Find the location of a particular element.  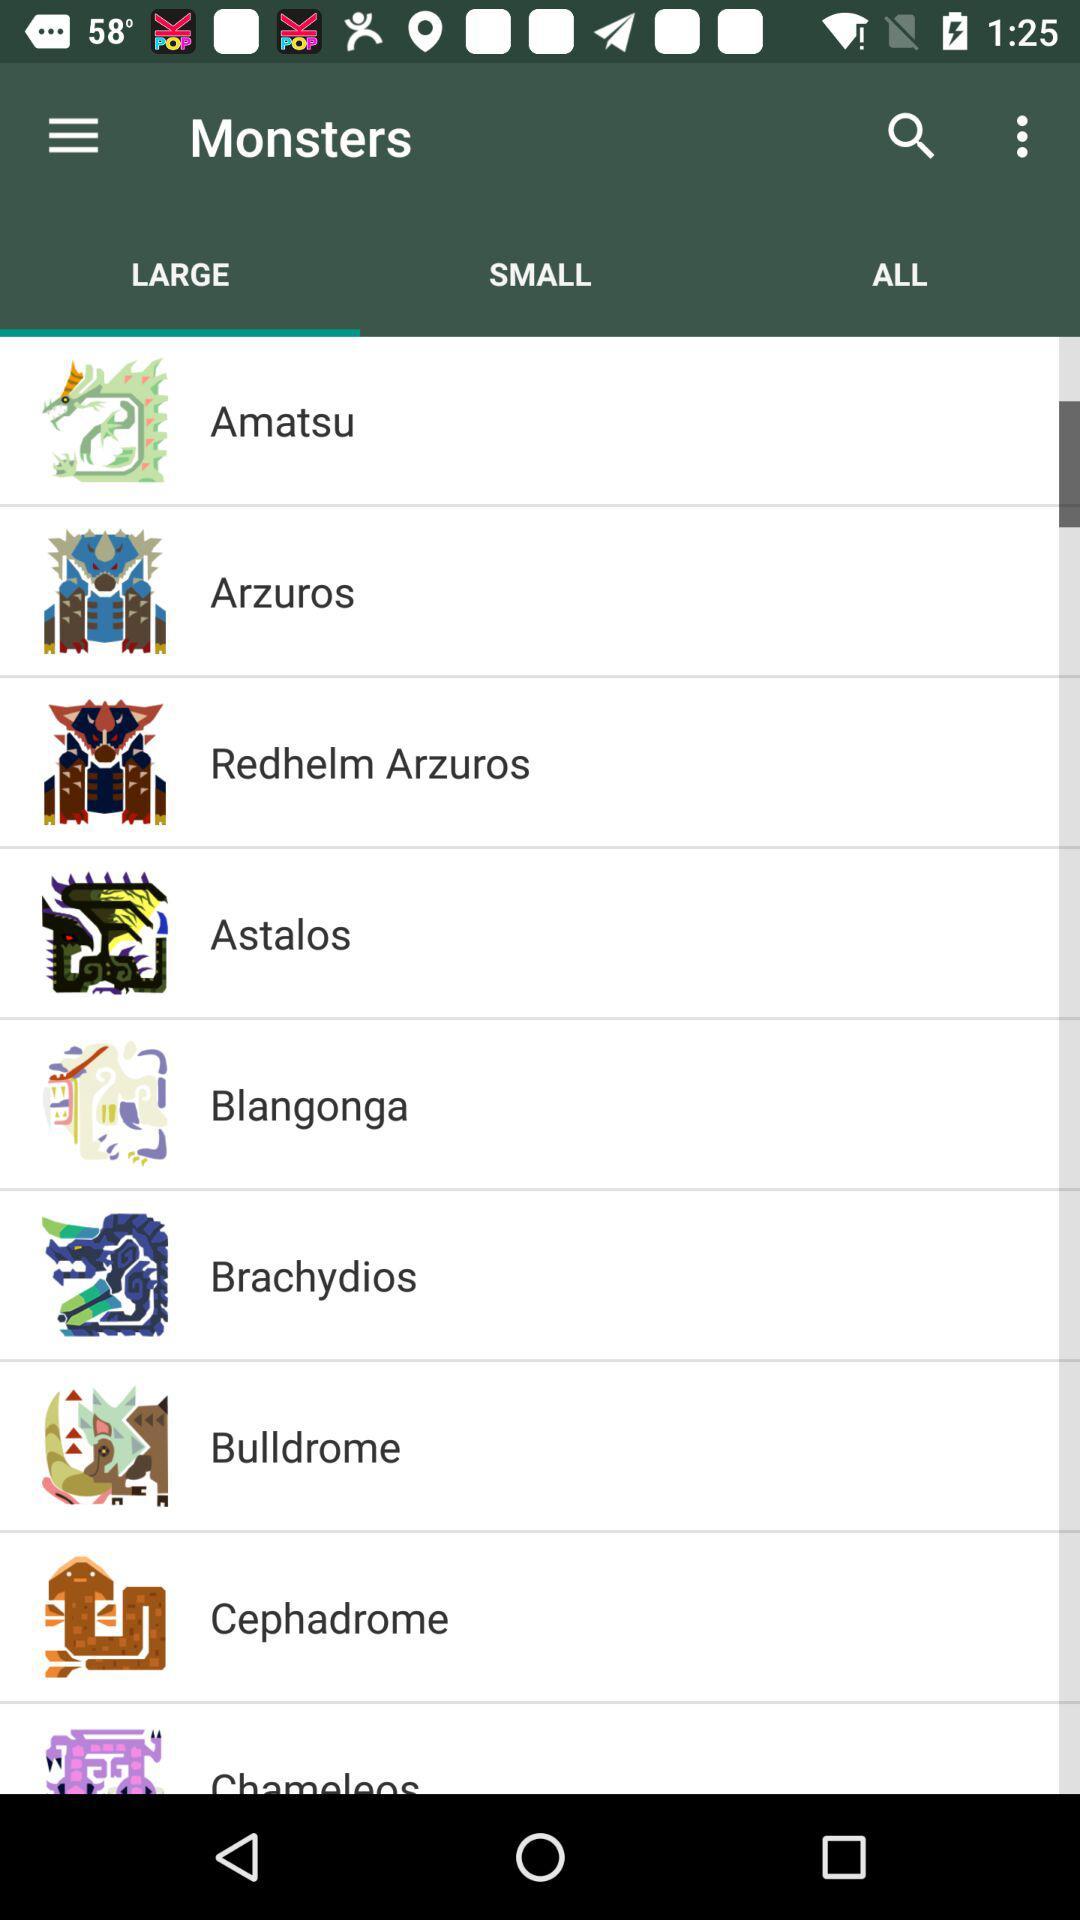

amatsu icon is located at coordinates (623, 419).